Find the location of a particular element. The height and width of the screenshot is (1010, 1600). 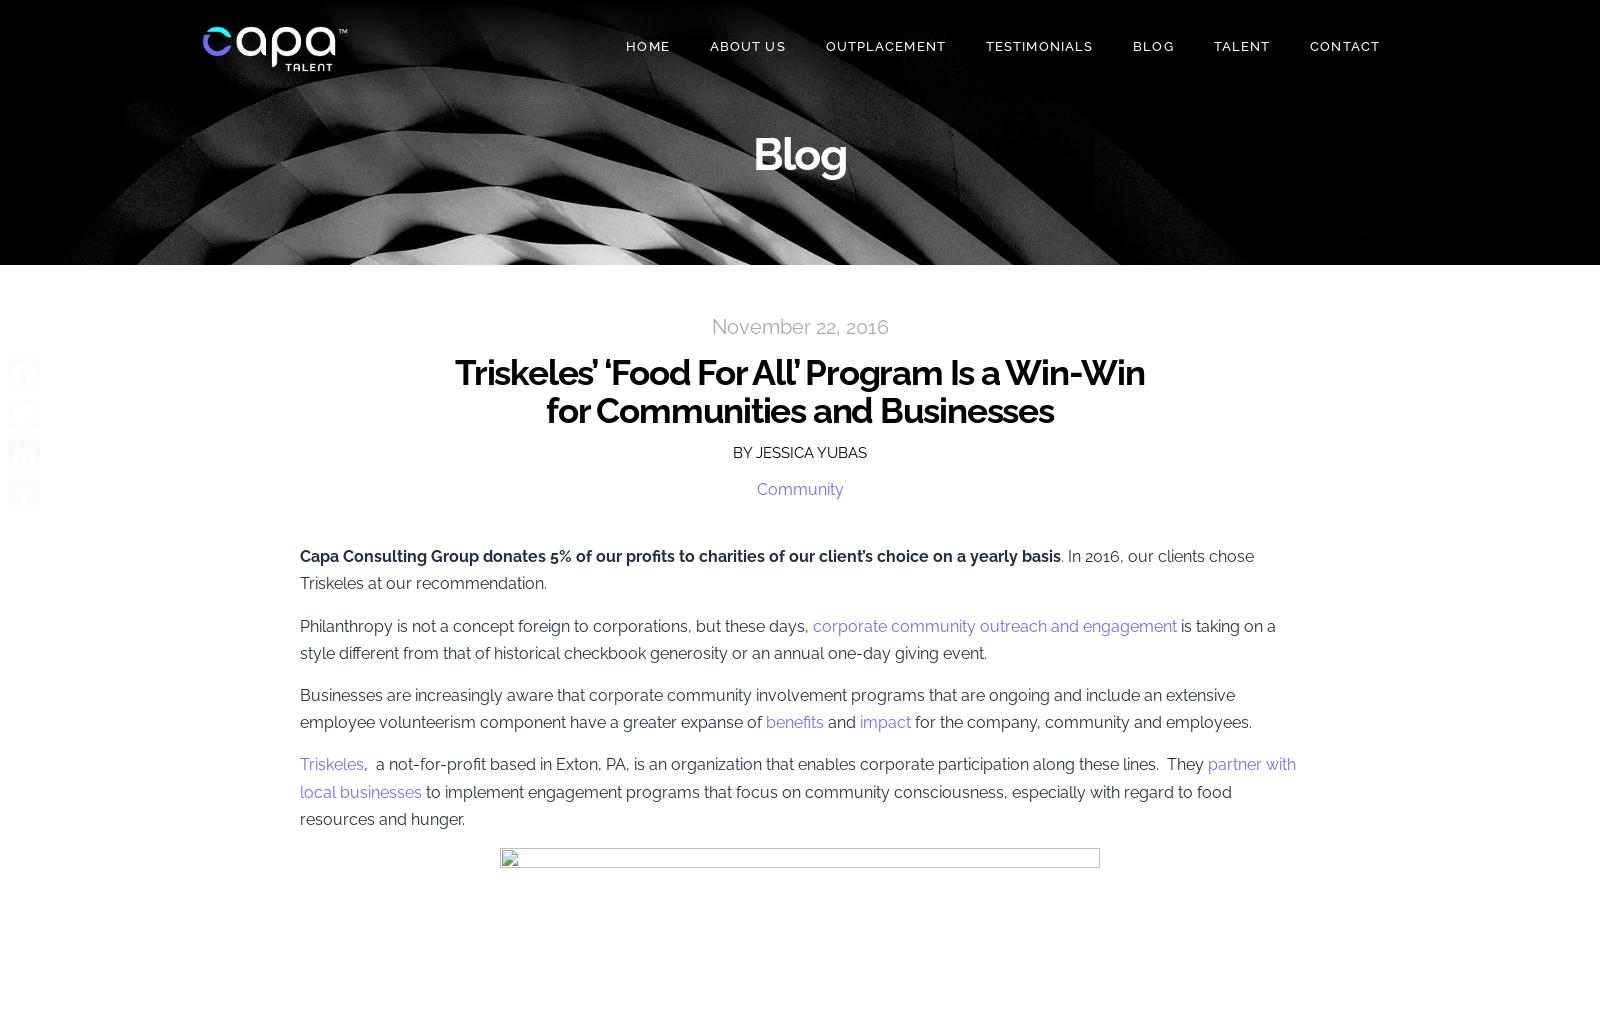

'Testimonials' is located at coordinates (1039, 45).